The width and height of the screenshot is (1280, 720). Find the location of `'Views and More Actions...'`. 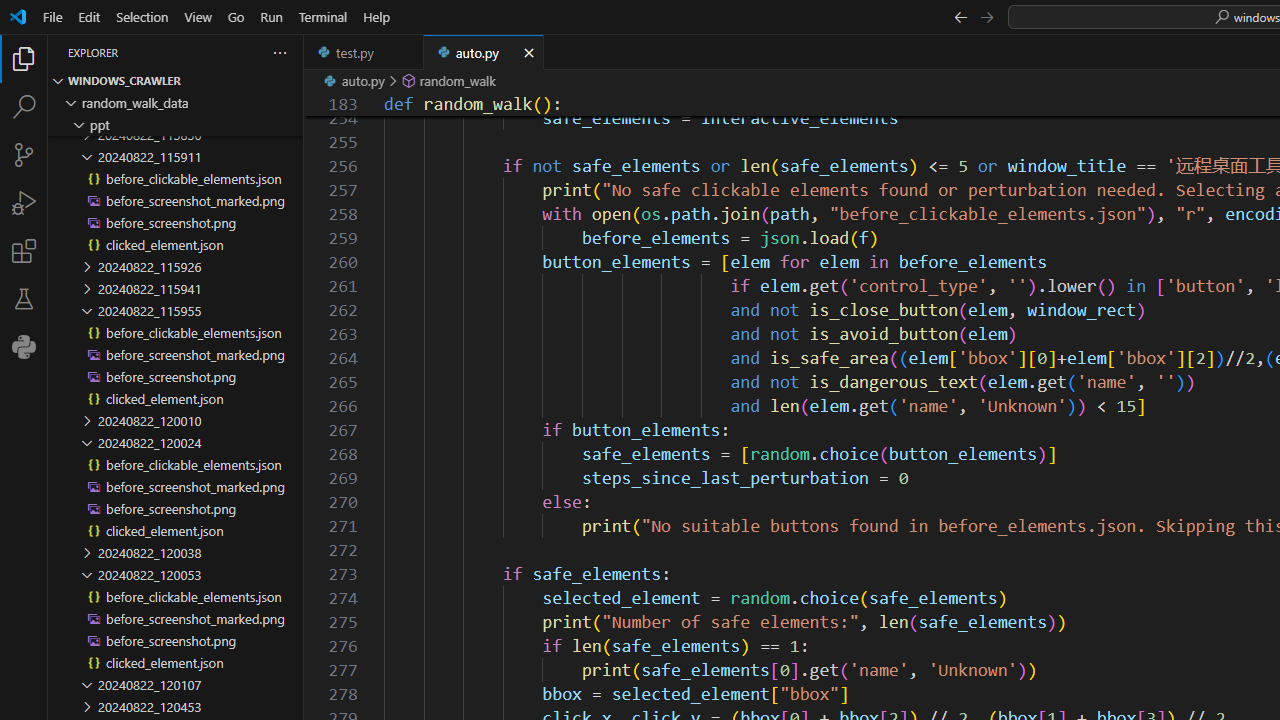

'Views and More Actions...' is located at coordinates (278, 51).